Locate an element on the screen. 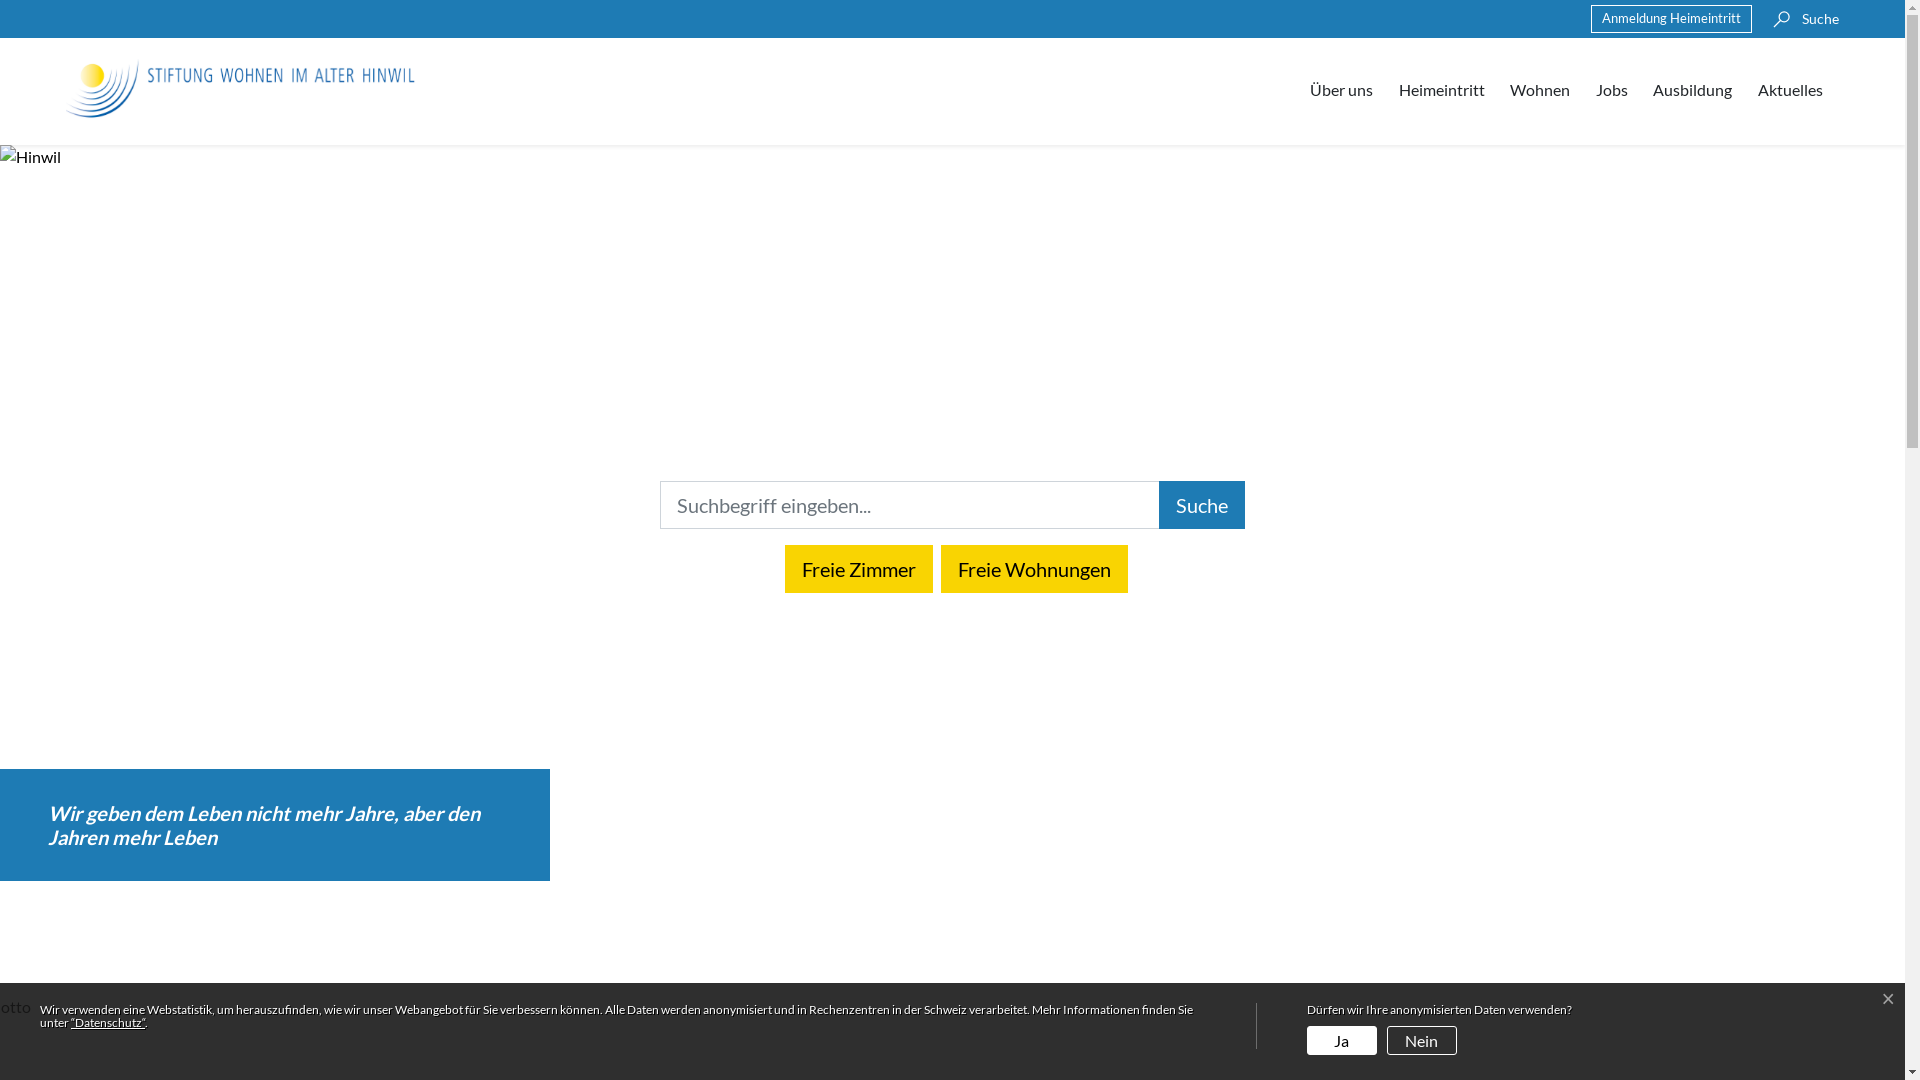  'Ja' is located at coordinates (1342, 1025).